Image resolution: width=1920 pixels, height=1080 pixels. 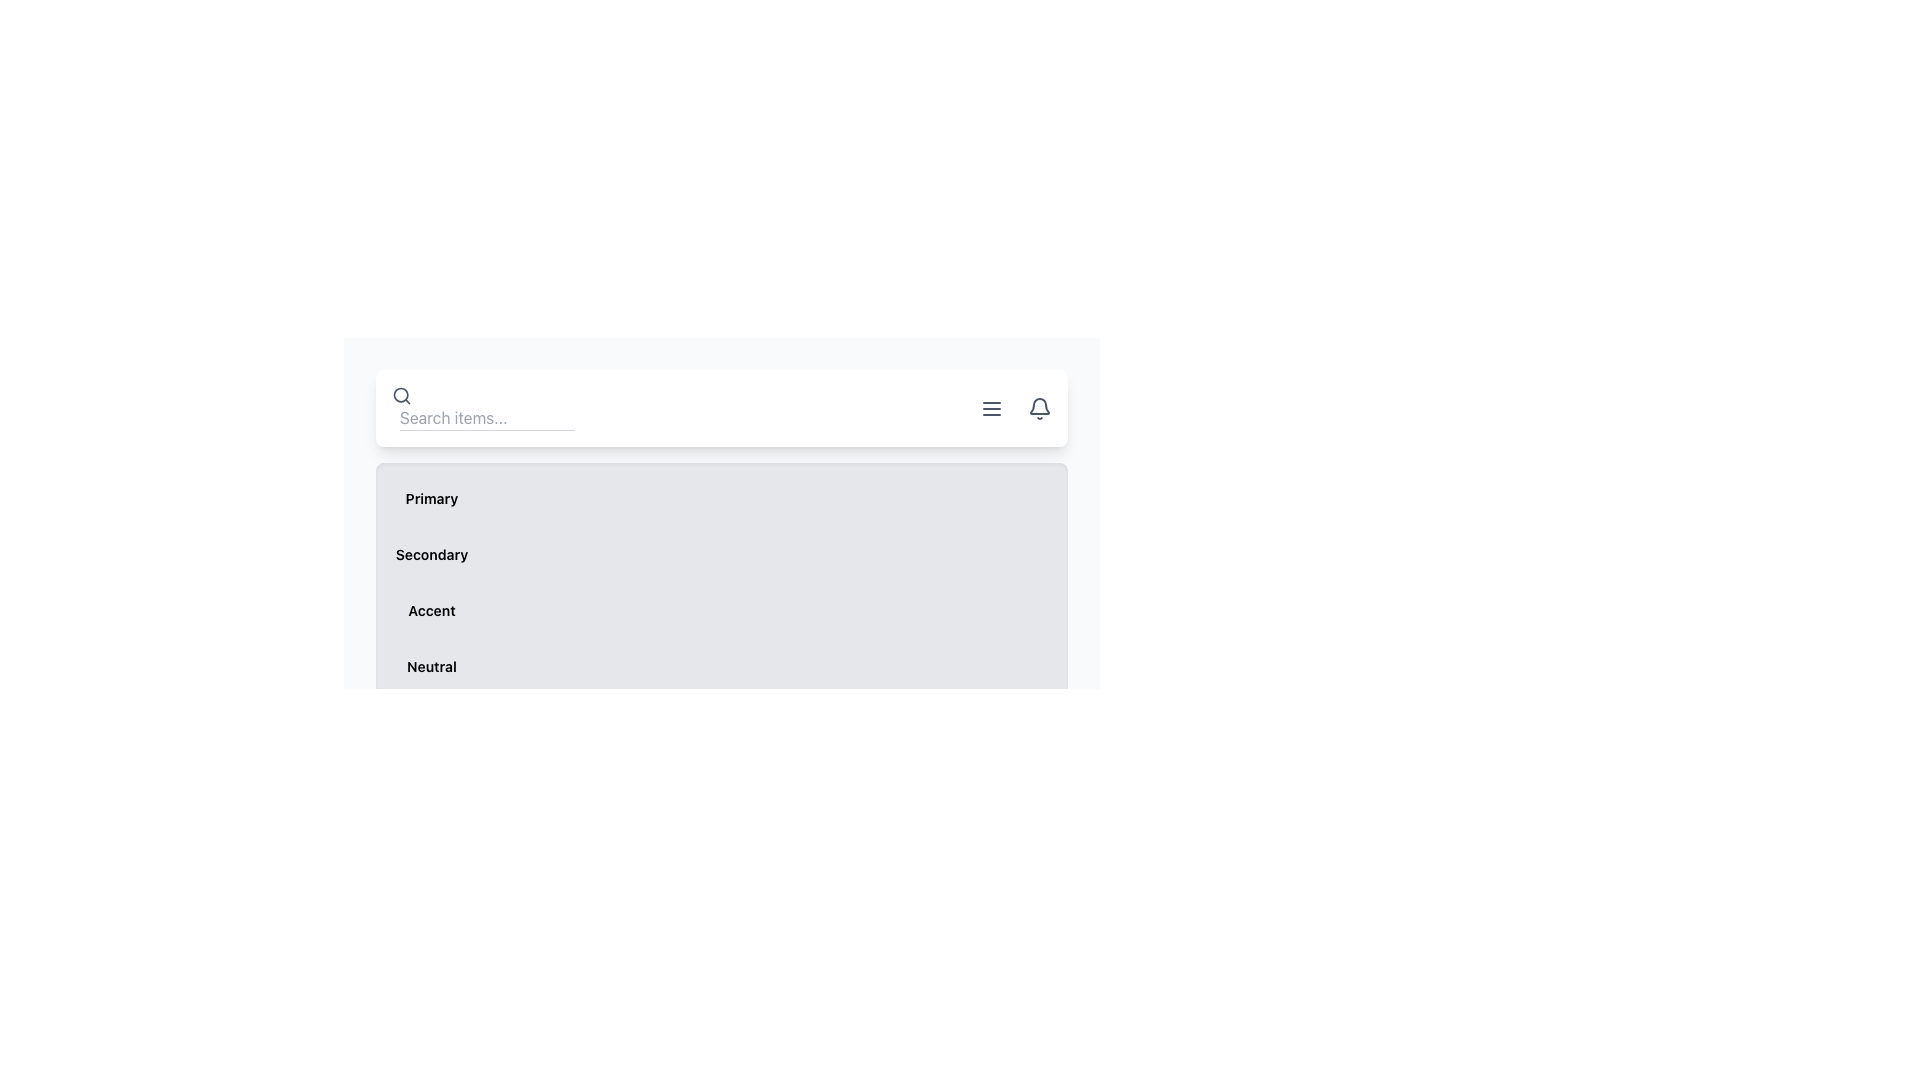 I want to click on the SVG Circle that represents the lens of the magnifying glass in the search icon located near the top-right corner of the layout, so click(x=400, y=395).